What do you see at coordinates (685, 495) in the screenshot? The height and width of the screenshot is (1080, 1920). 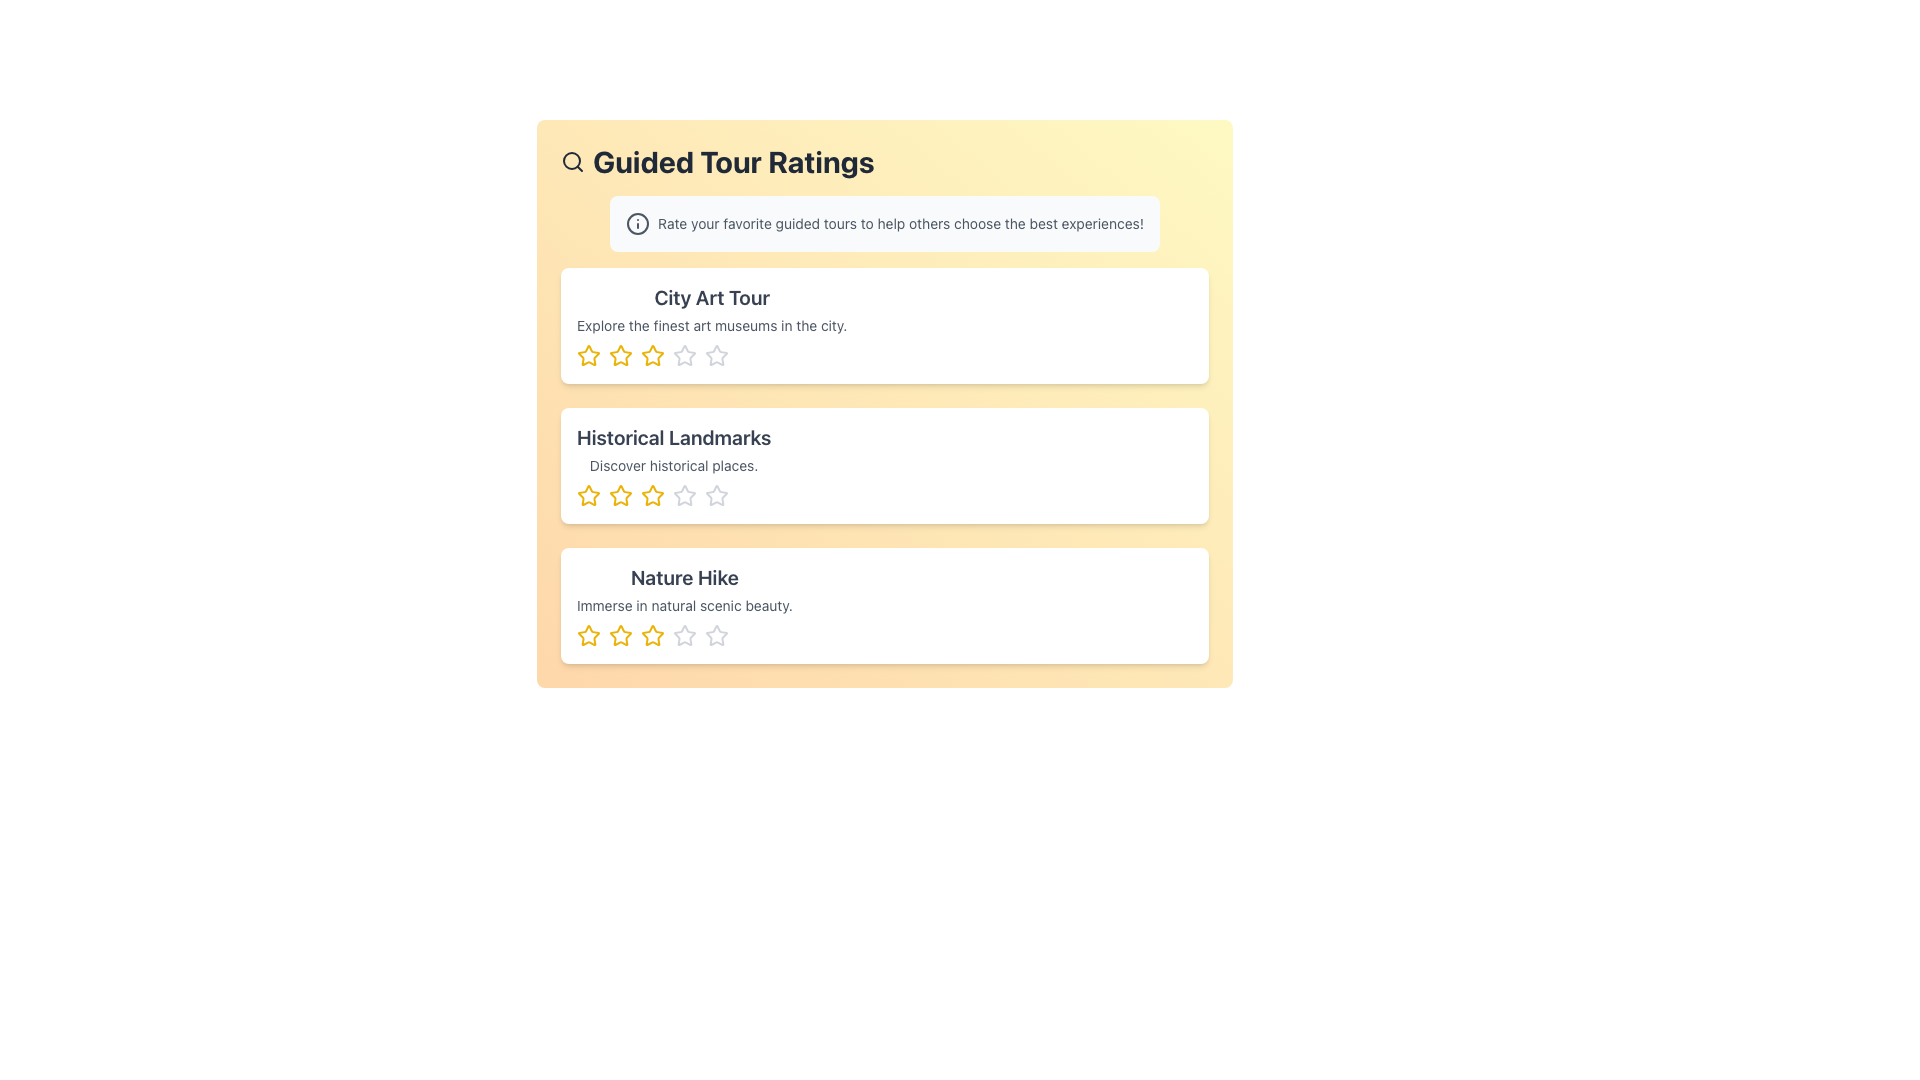 I see `the fifth rating star in the 'Historical Landmarks' section to indicate a rating` at bounding box center [685, 495].